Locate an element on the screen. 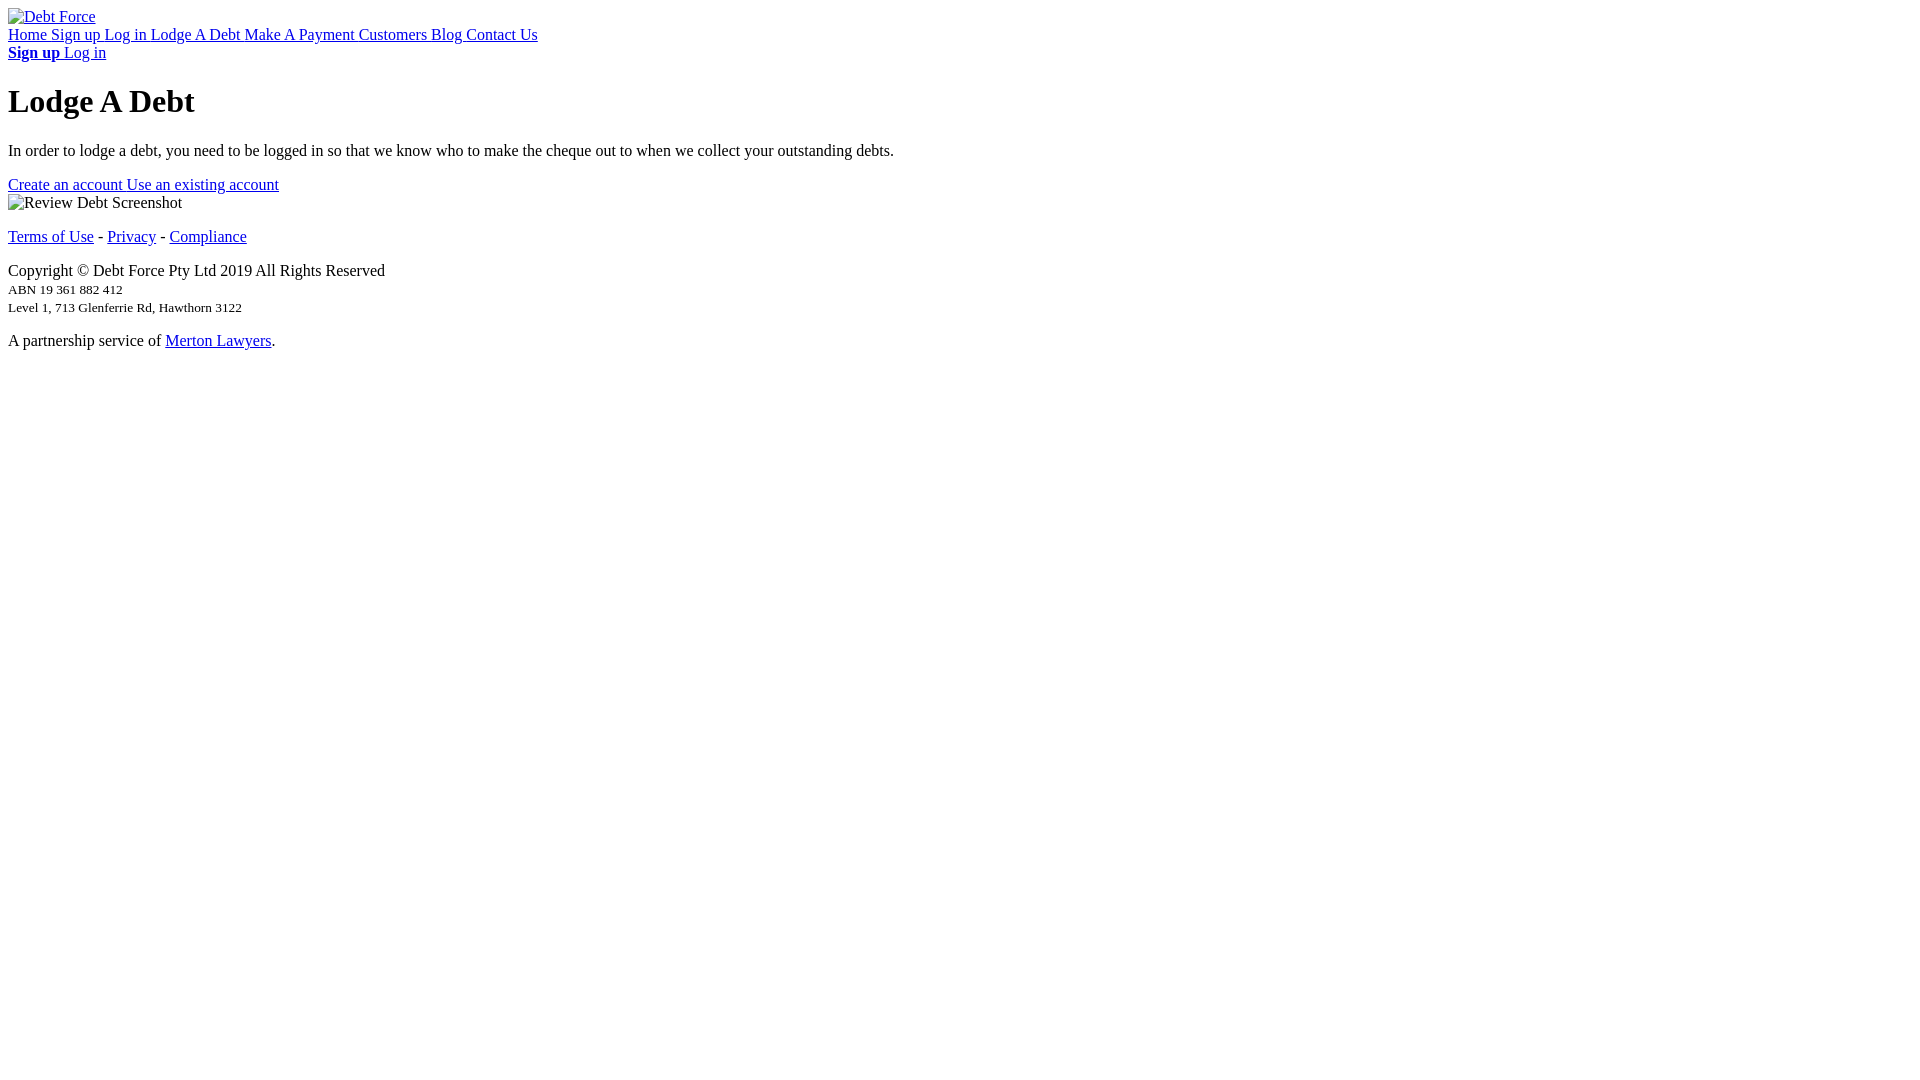 This screenshot has height=1080, width=1920. 'Debt Force' is located at coordinates (52, 16).